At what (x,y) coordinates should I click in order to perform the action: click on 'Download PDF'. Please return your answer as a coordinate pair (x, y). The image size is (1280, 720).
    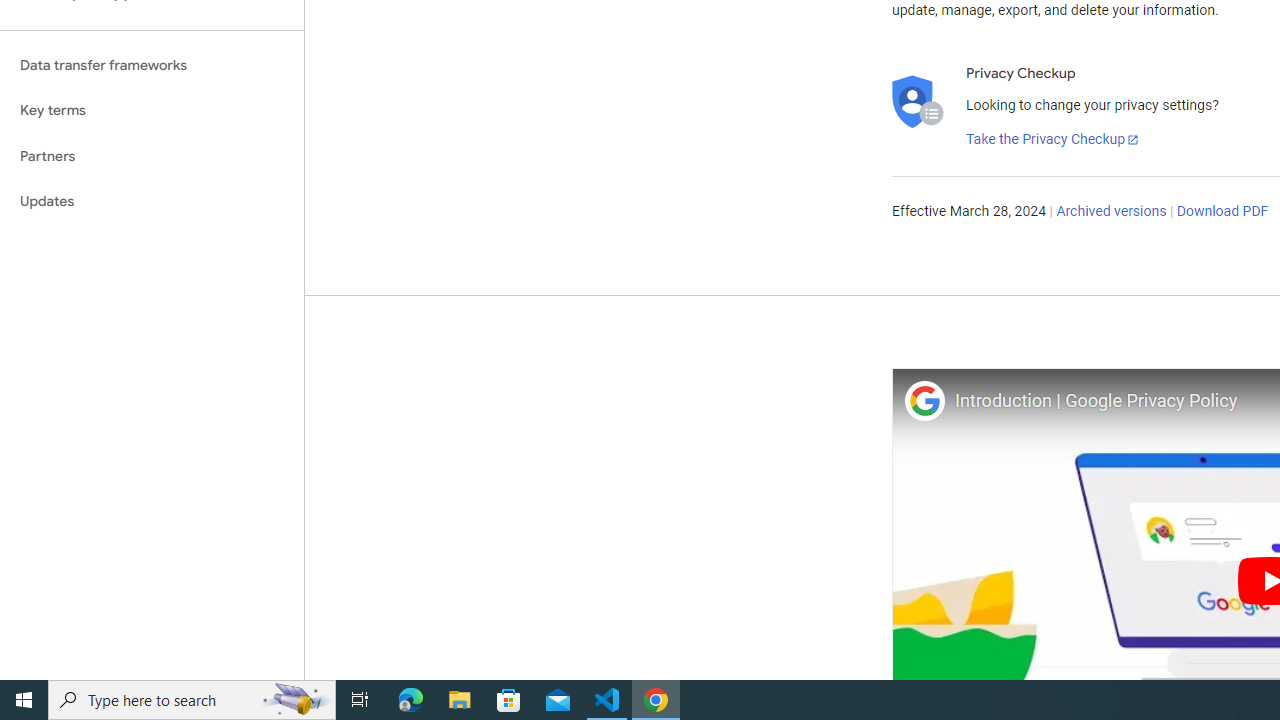
    Looking at the image, I should click on (1221, 212).